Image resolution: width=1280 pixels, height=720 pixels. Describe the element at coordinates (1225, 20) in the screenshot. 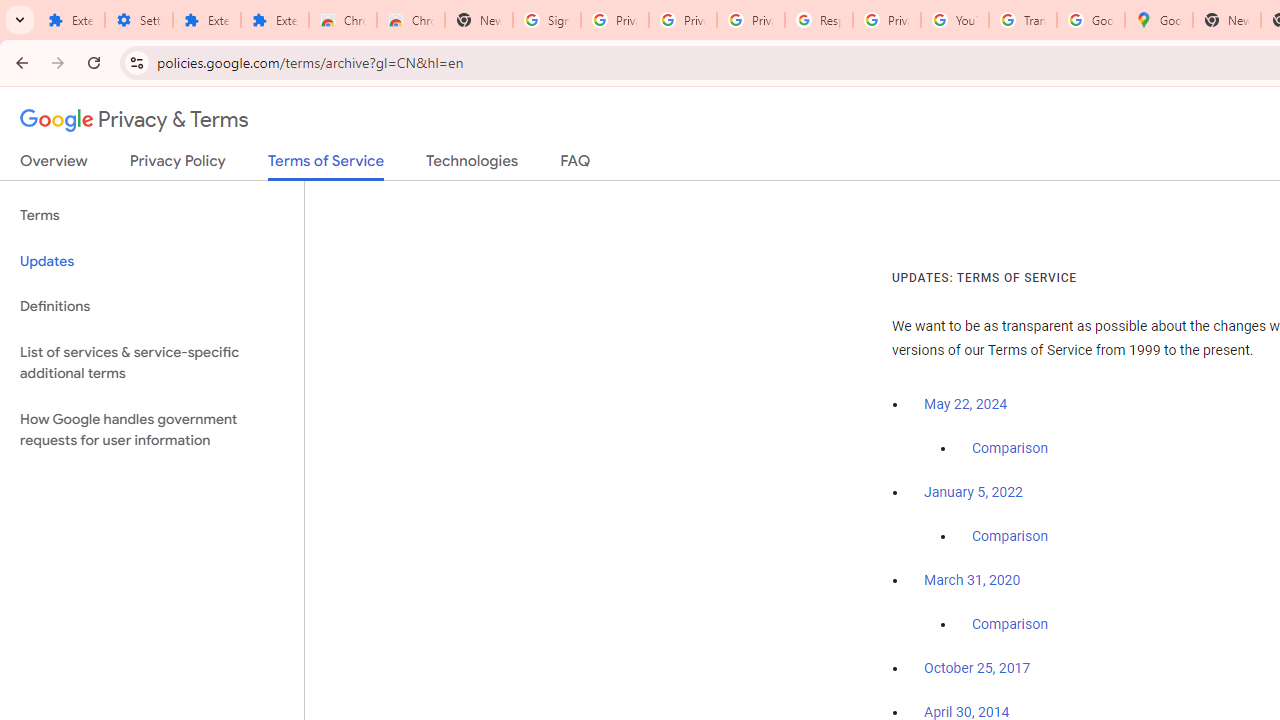

I see `'New Tab'` at that location.